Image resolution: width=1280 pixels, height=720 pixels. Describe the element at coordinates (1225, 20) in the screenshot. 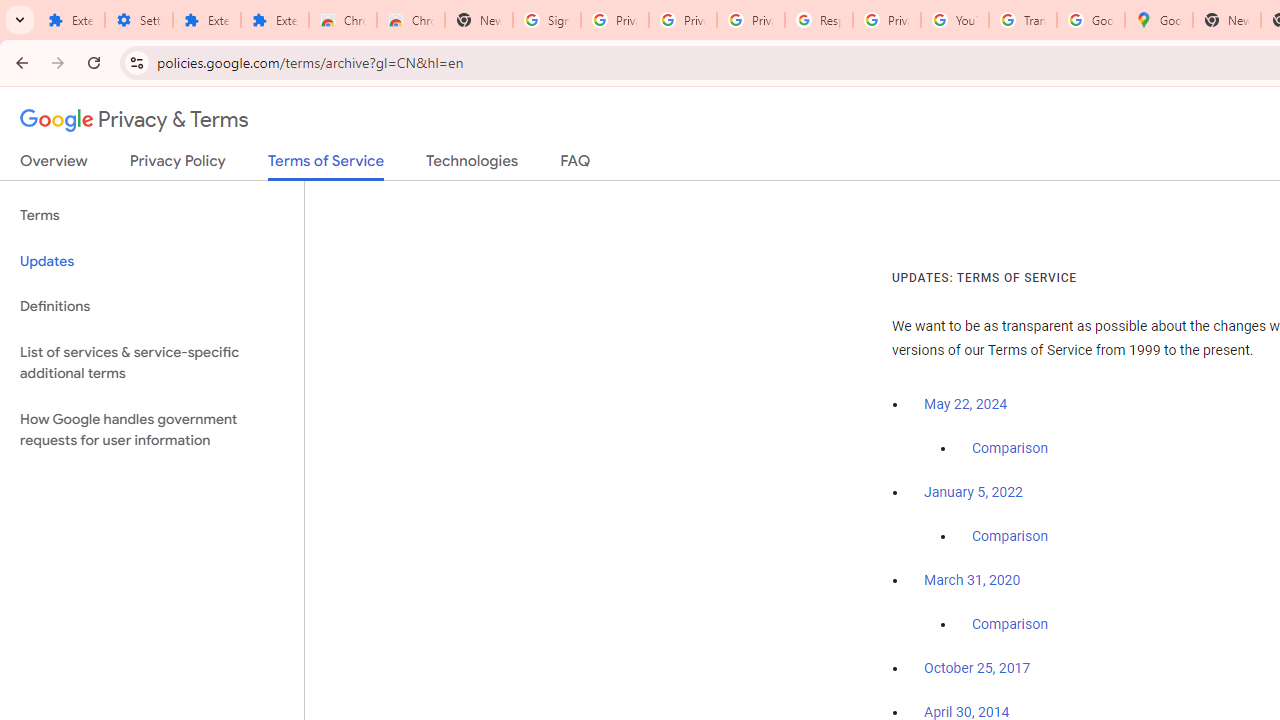

I see `'New Tab'` at that location.